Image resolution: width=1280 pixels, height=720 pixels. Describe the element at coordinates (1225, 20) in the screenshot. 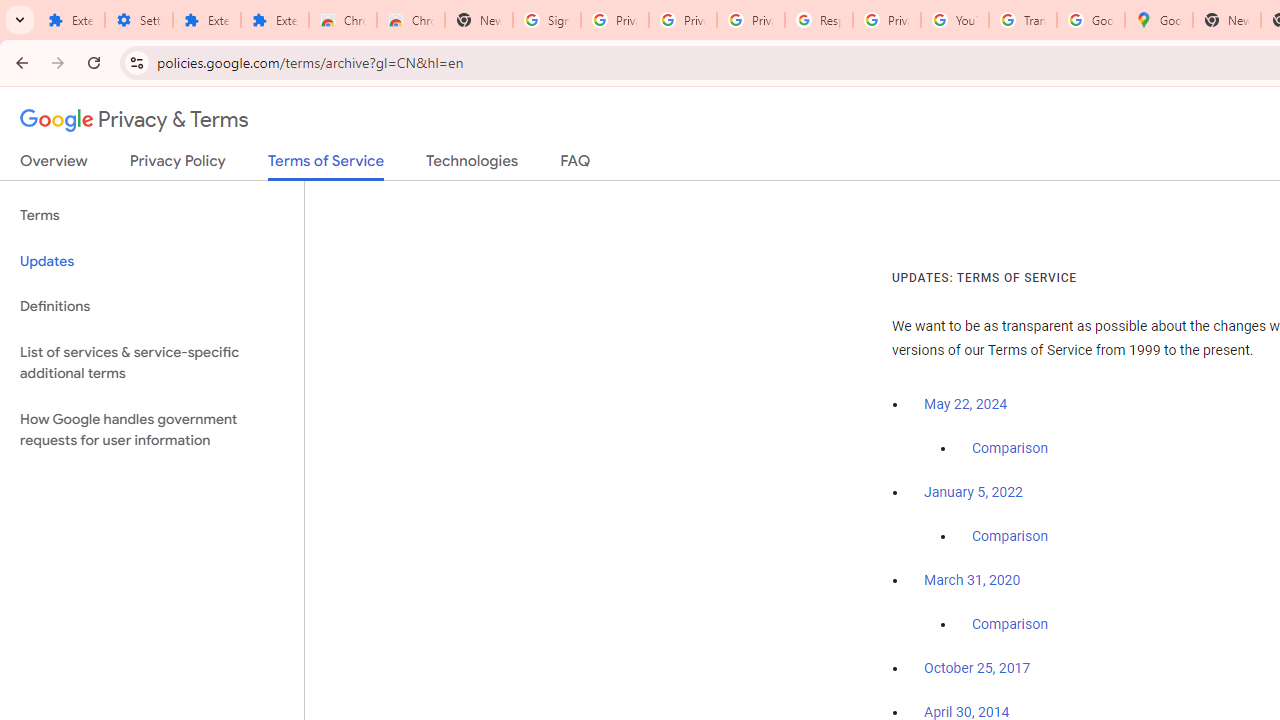

I see `'New Tab'` at that location.